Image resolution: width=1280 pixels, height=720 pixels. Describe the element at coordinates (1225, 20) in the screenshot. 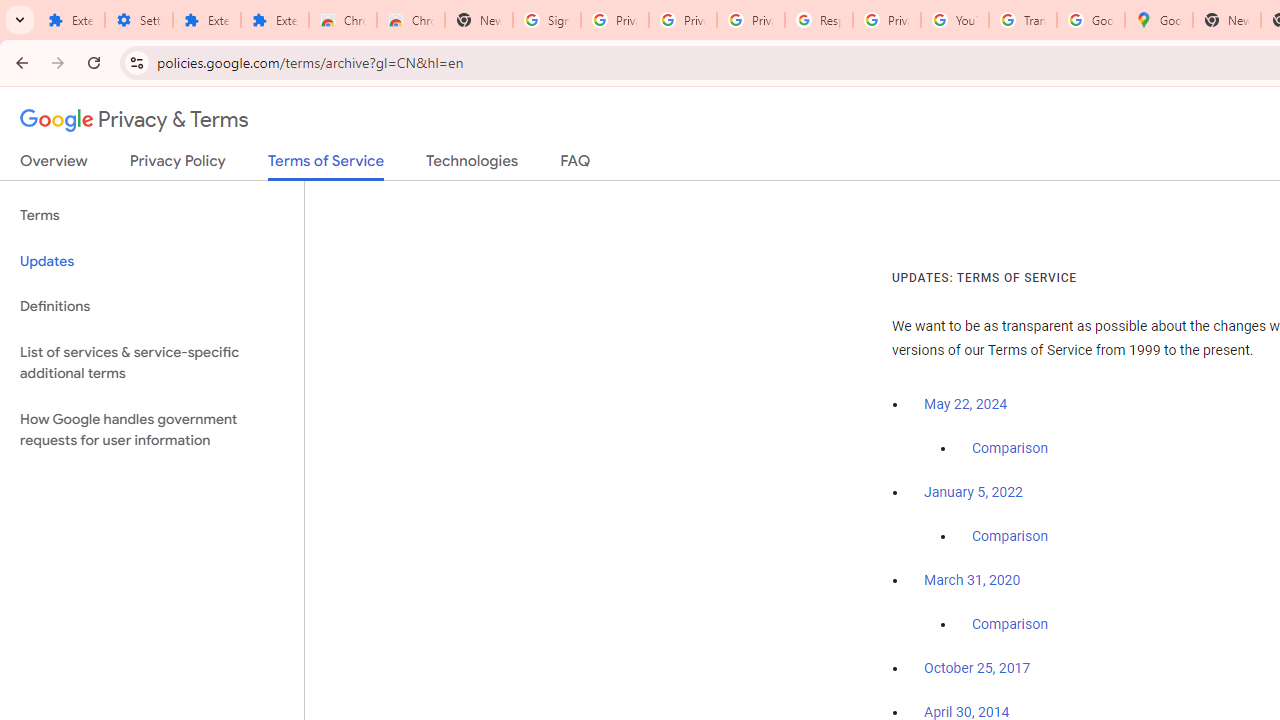

I see `'New Tab'` at that location.